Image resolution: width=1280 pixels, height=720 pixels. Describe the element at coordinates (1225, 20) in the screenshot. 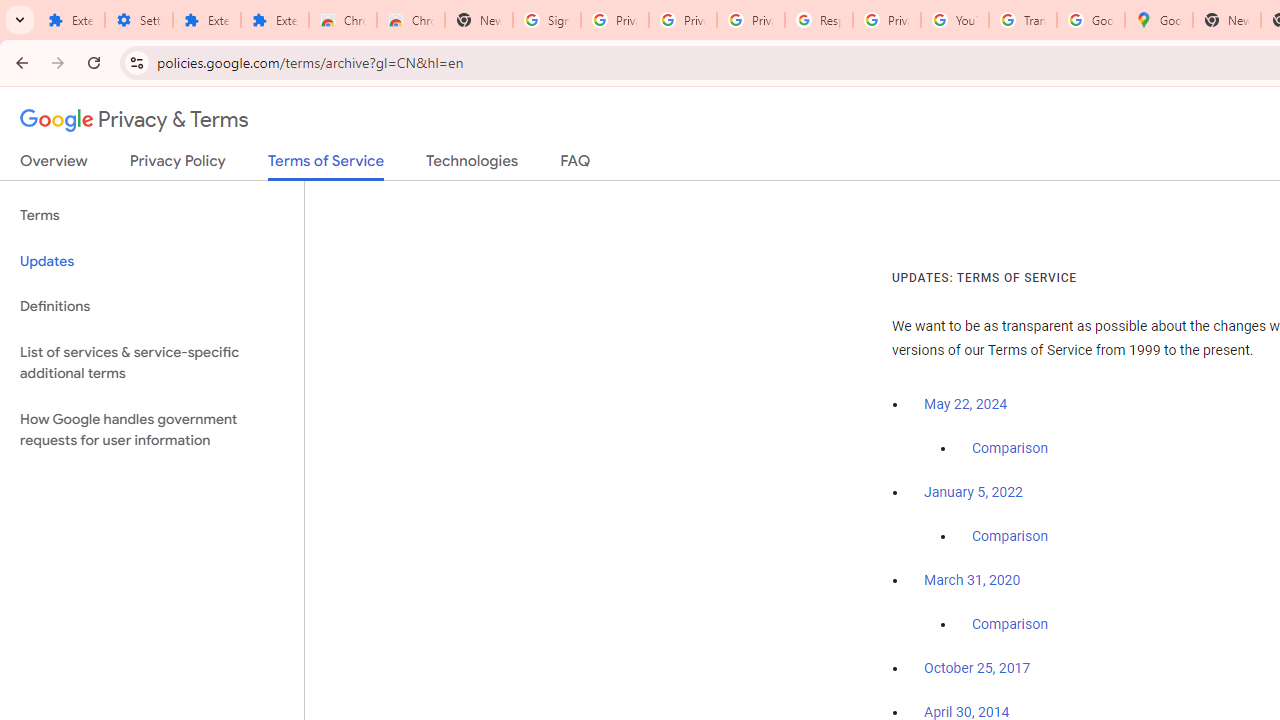

I see `'New Tab'` at that location.